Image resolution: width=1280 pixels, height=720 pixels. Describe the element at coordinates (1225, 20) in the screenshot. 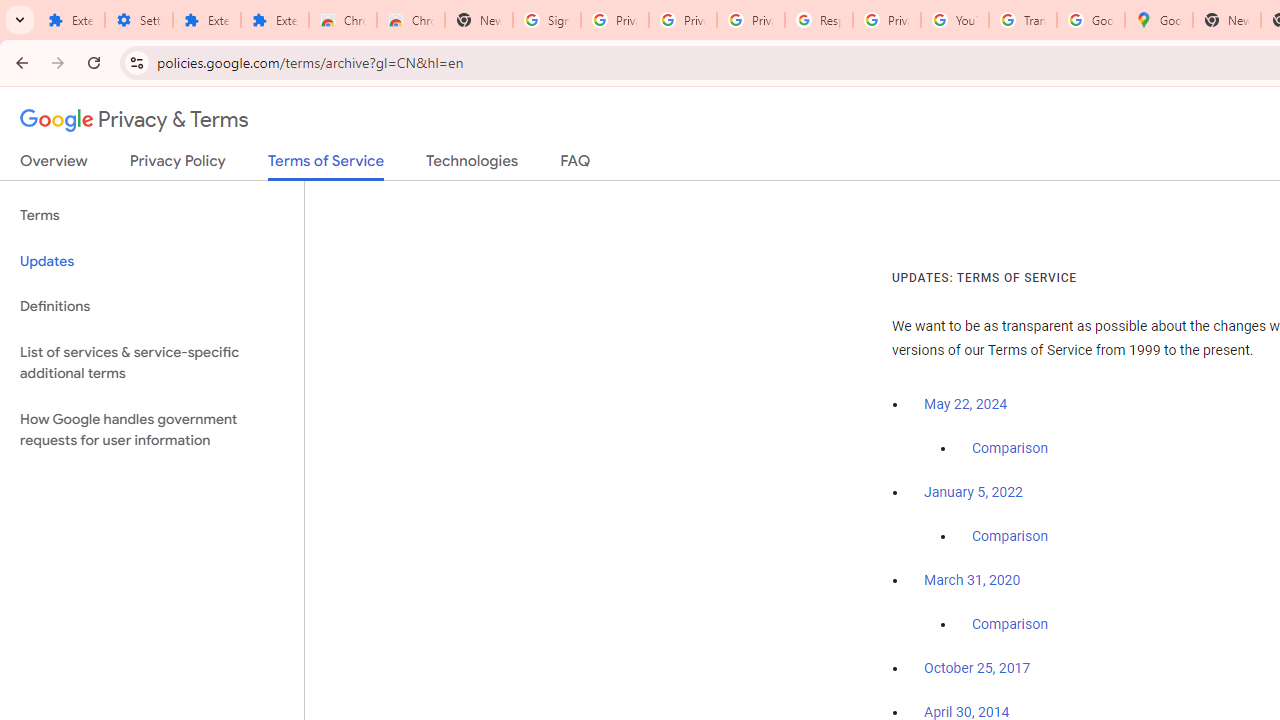

I see `'New Tab'` at that location.